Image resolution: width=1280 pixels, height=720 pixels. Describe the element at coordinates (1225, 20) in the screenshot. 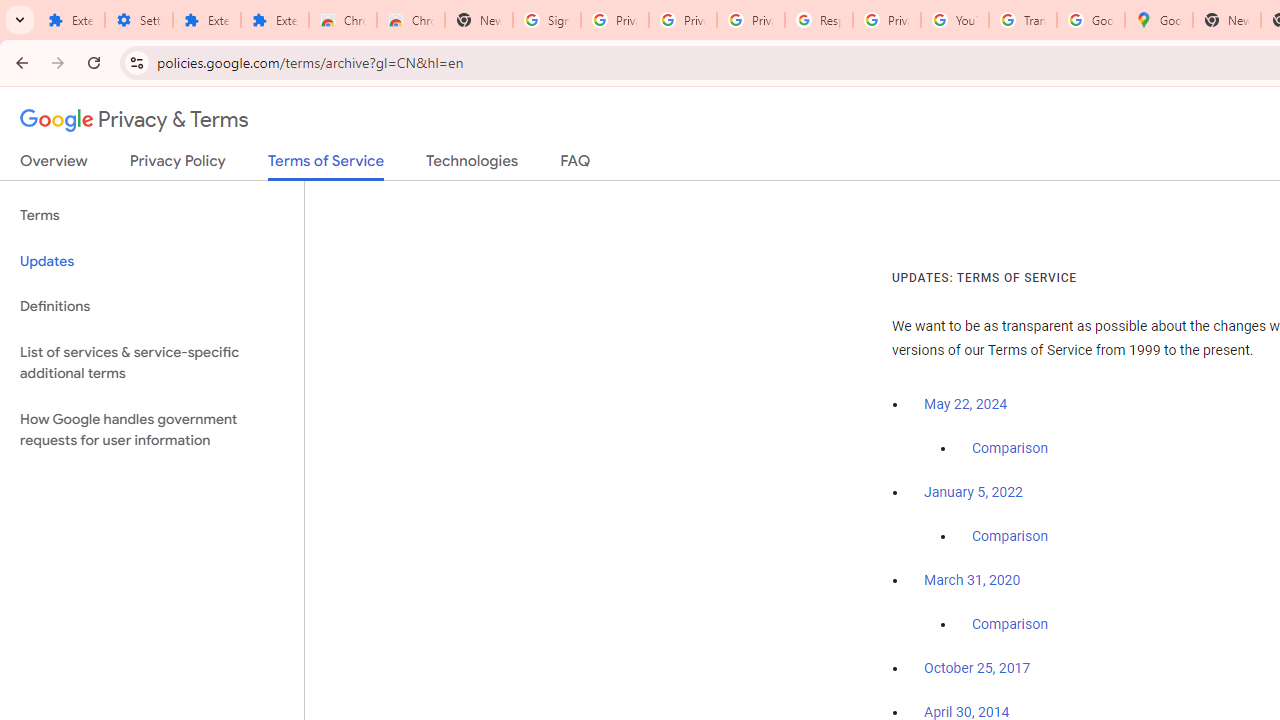

I see `'New Tab'` at that location.